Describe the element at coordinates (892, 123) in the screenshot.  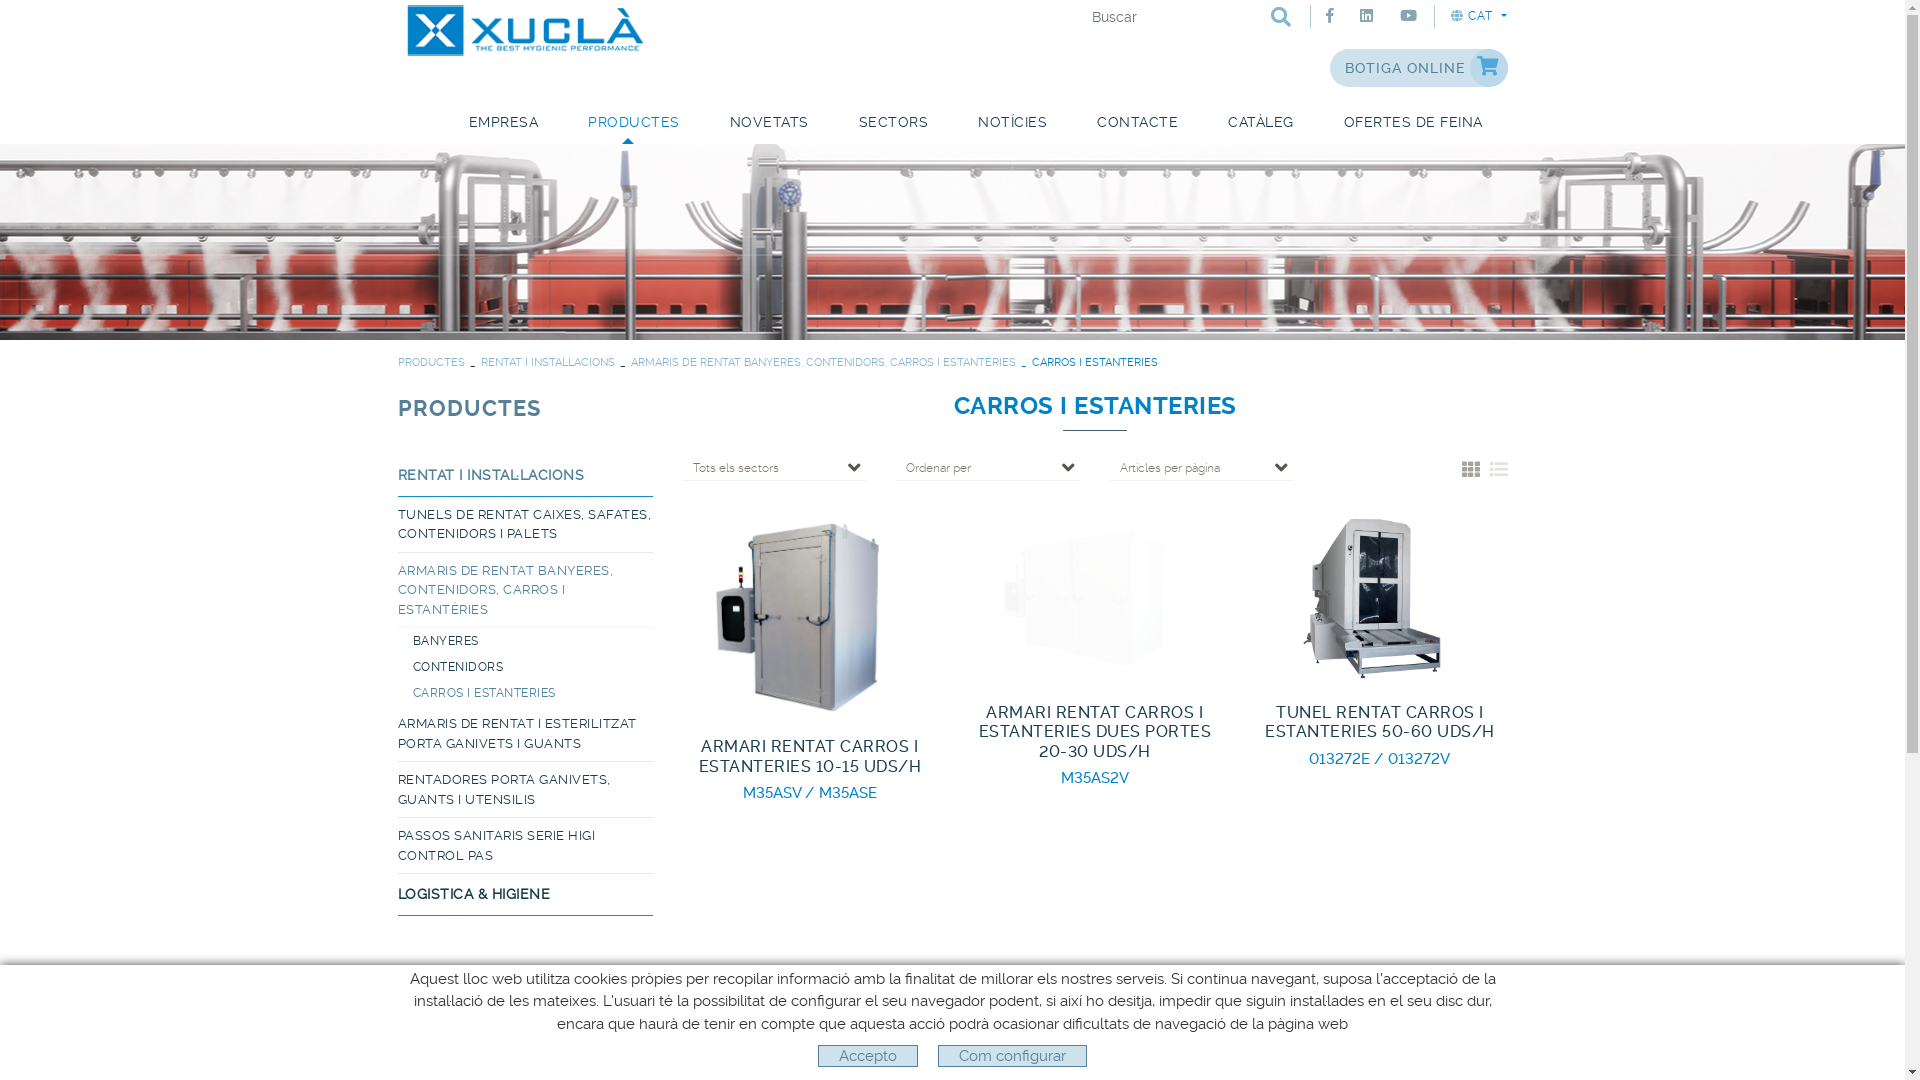
I see `'SECTORS'` at that location.